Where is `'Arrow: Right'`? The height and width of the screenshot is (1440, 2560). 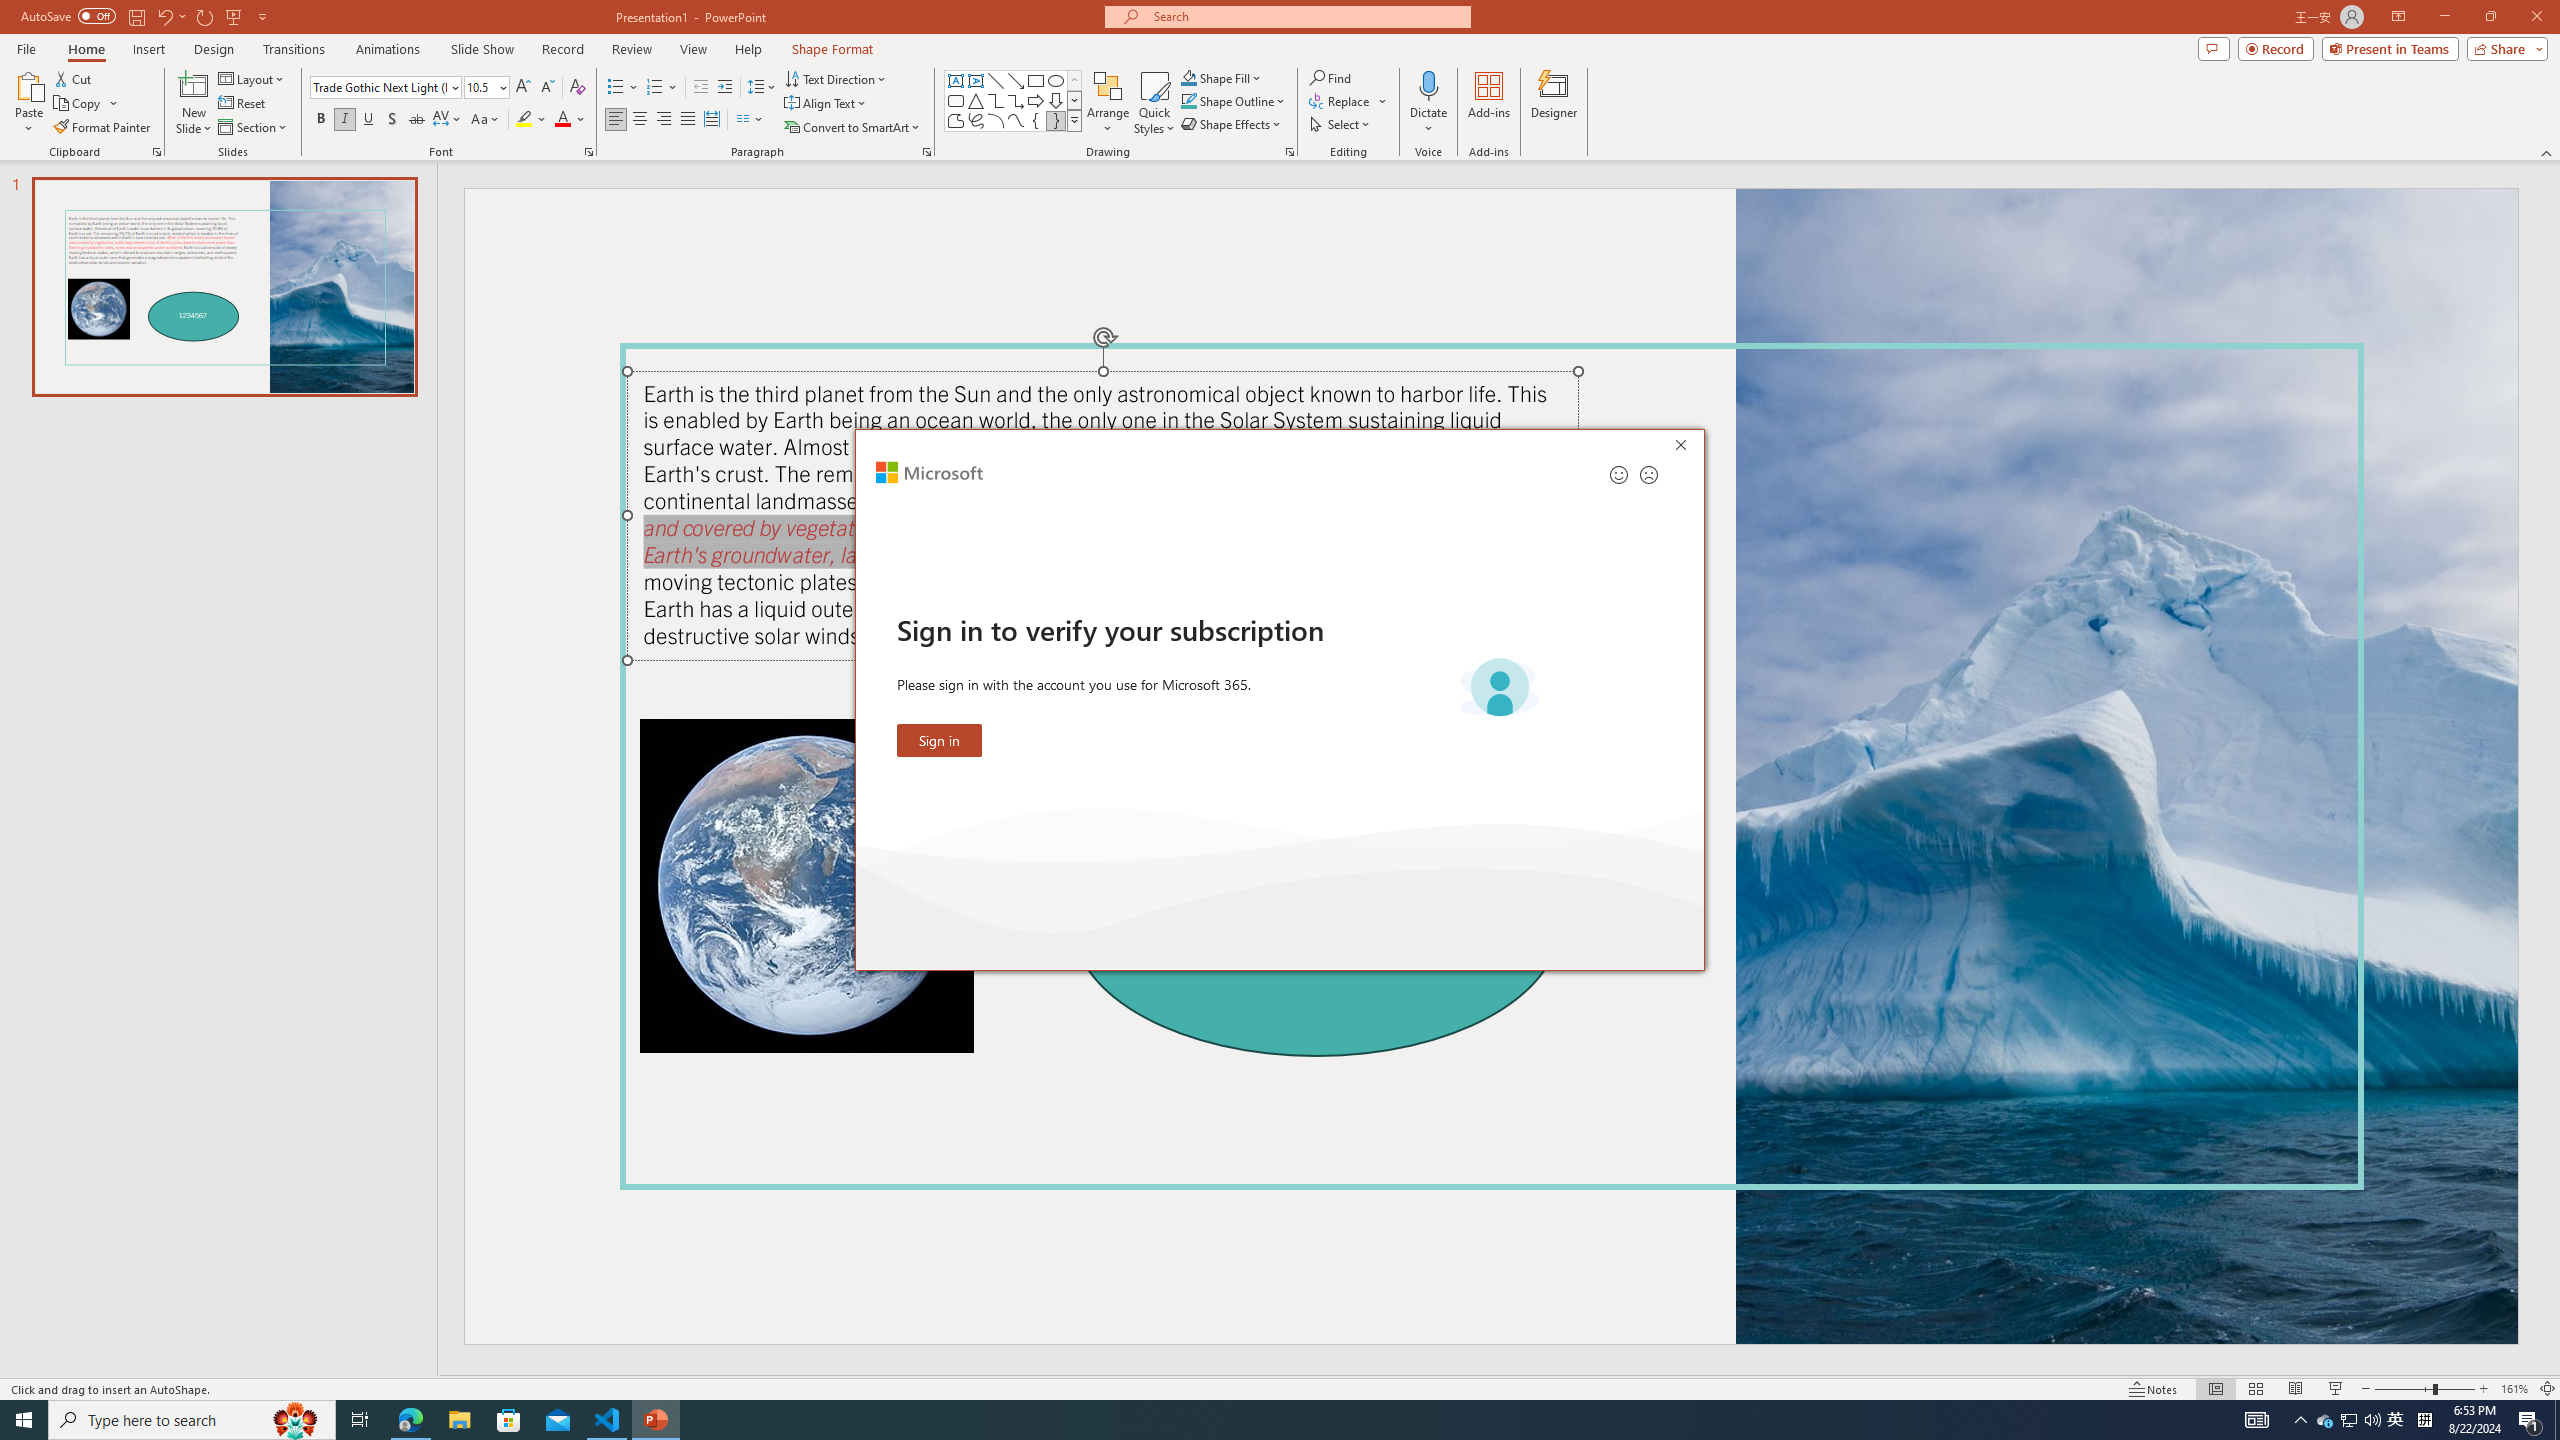
'Arrow: Right' is located at coordinates (1035, 99).